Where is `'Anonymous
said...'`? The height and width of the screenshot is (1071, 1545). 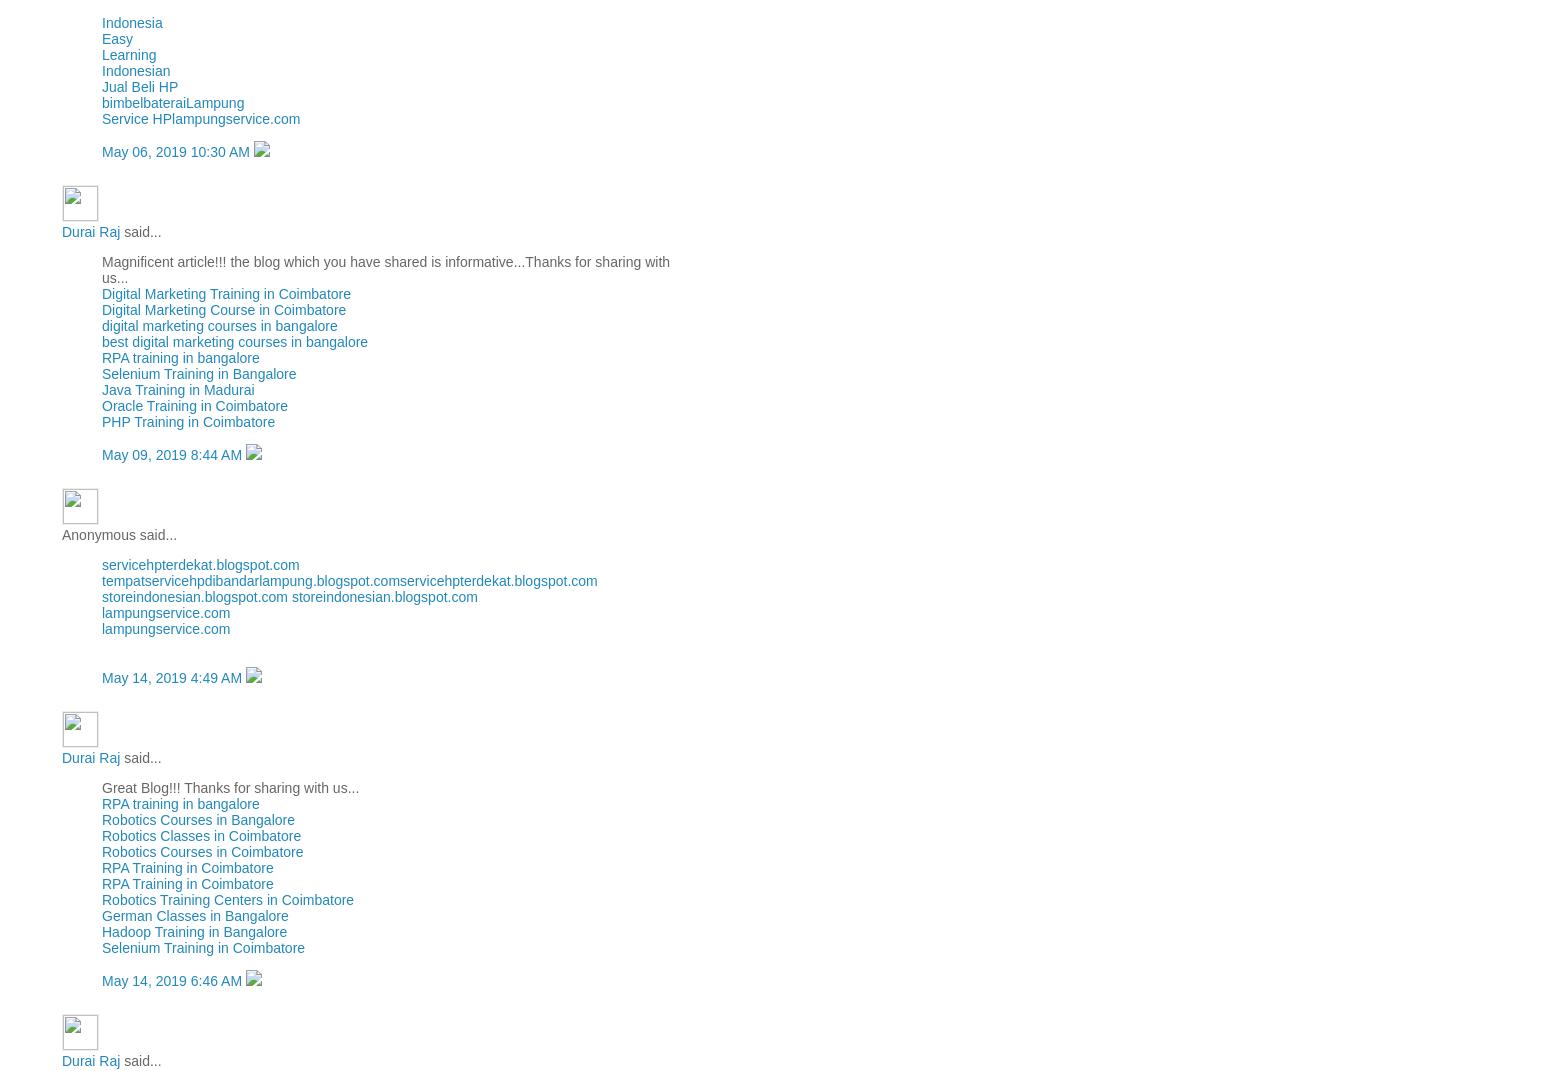 'Anonymous
said...' is located at coordinates (60, 533).